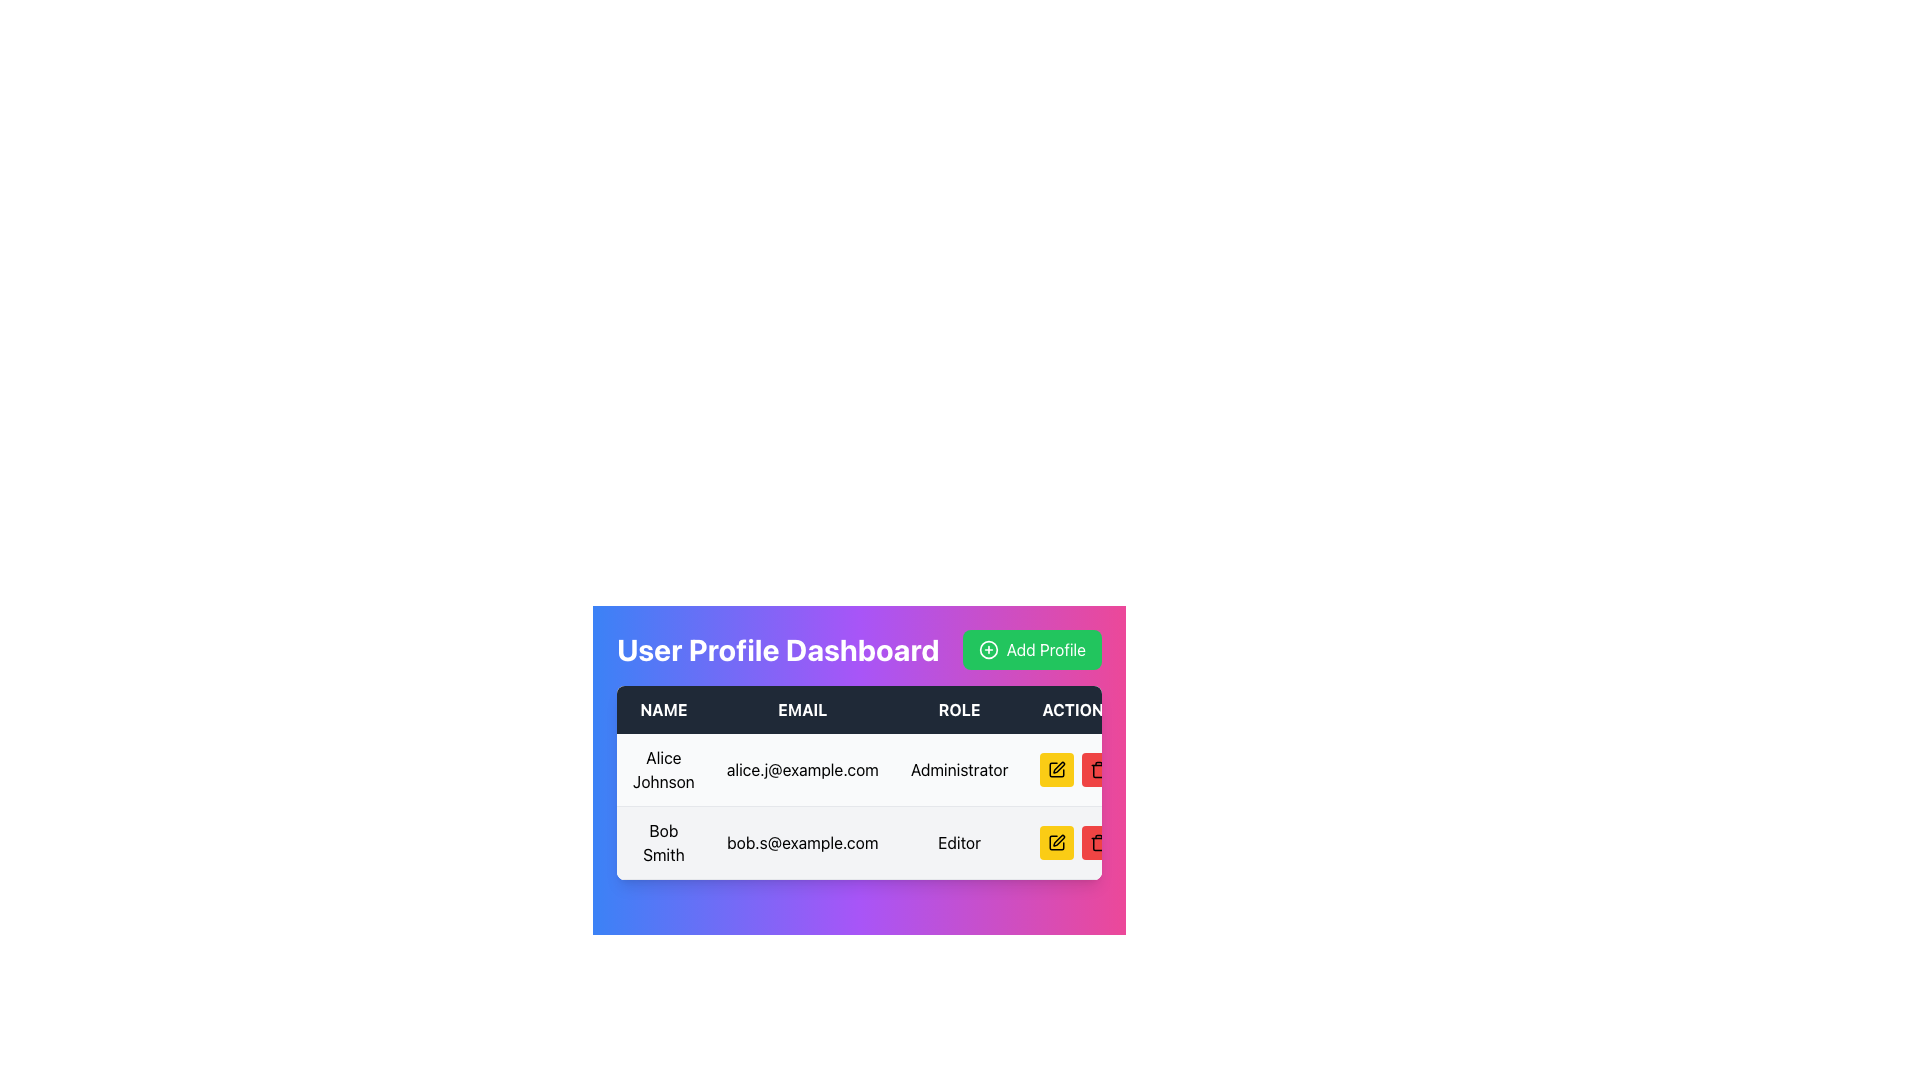  Describe the element at coordinates (802, 769) in the screenshot. I see `the text display element showing 'alice.j@example.com' in the EMAIL column of the user information table` at that location.